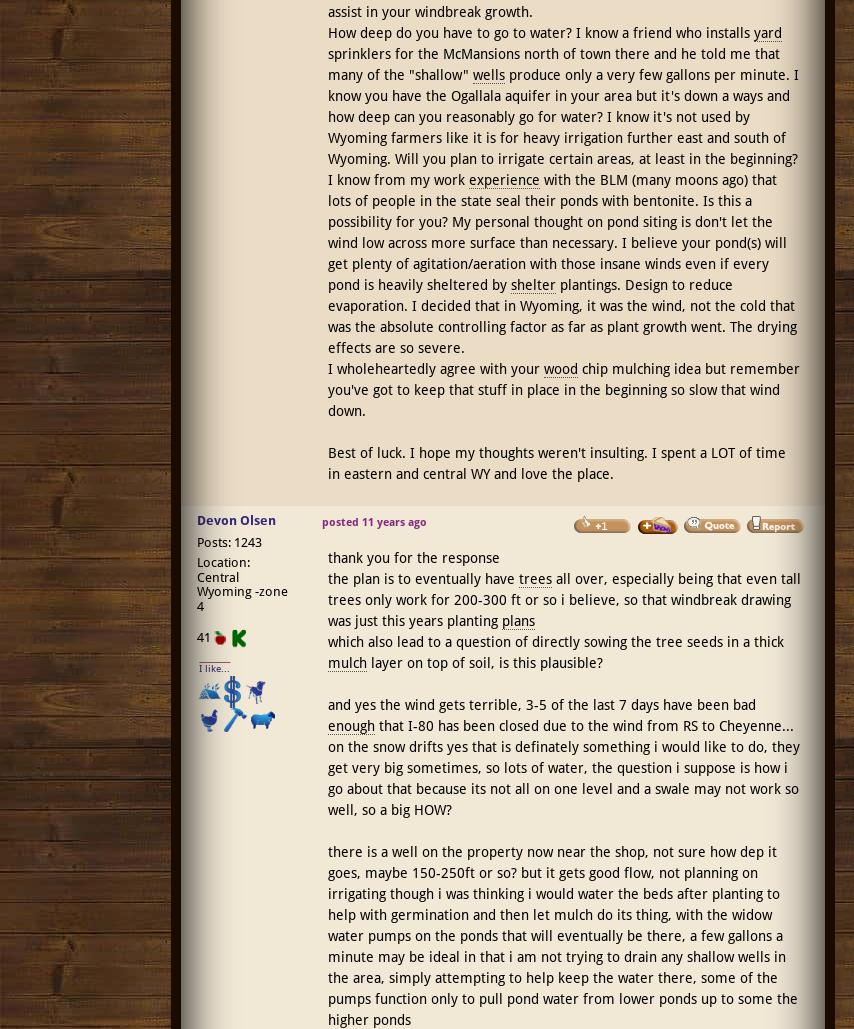 This screenshot has width=854, height=1029. Describe the element at coordinates (325, 557) in the screenshot. I see `'thank you for the response'` at that location.